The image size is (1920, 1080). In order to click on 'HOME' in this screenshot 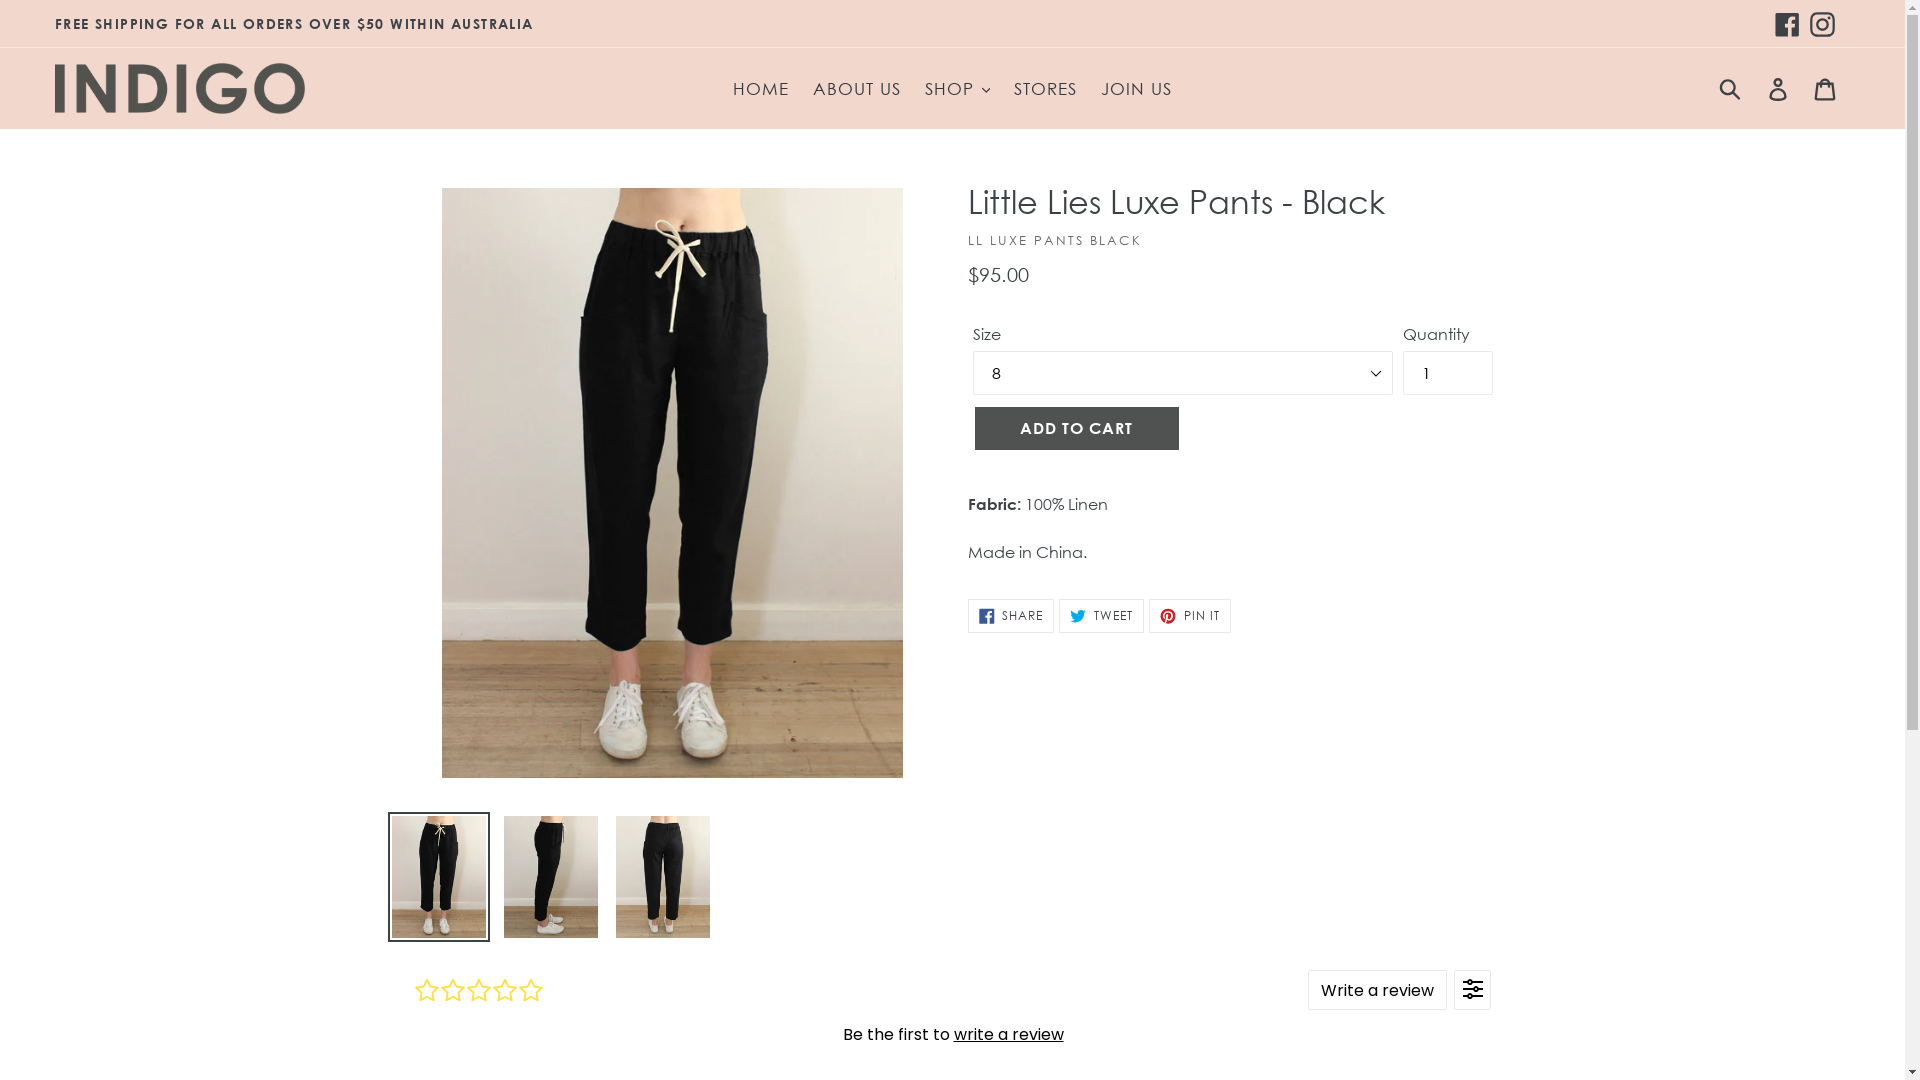, I will do `click(760, 87)`.